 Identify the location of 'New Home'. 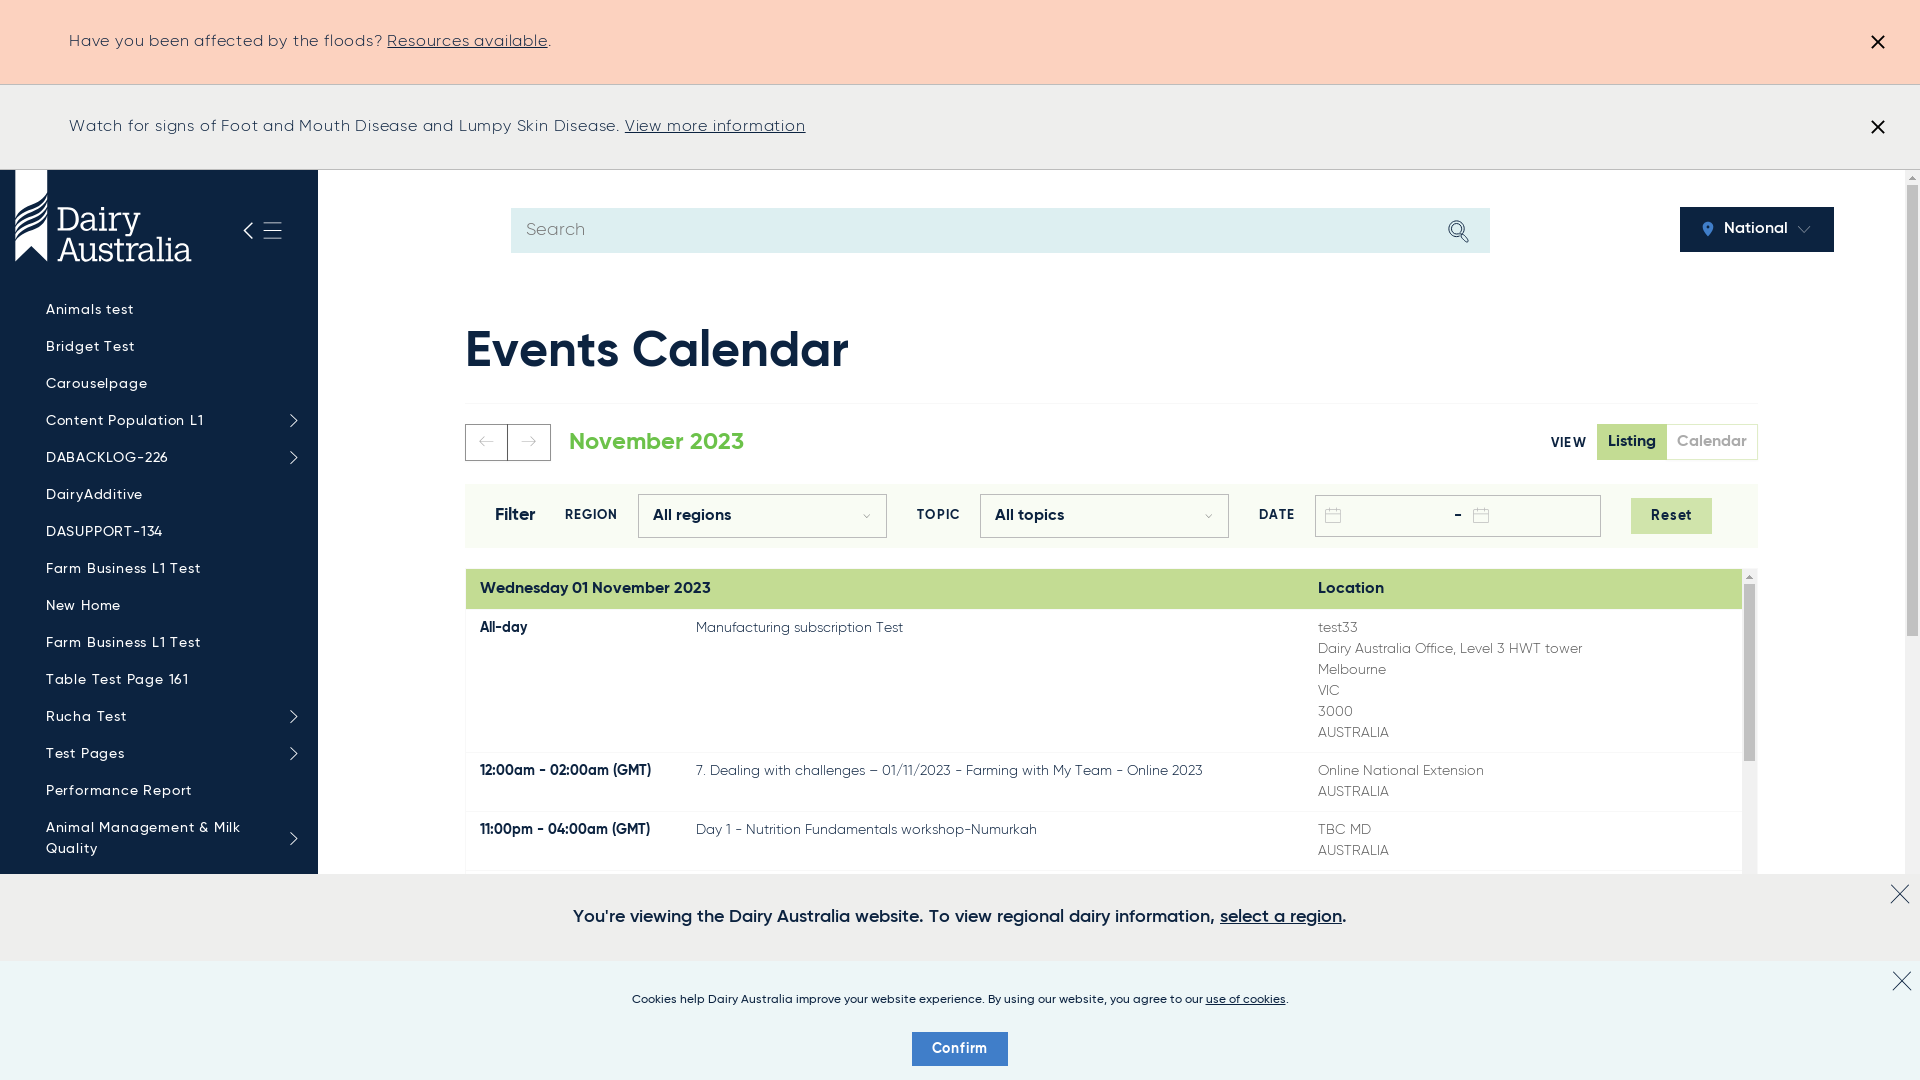
(167, 605).